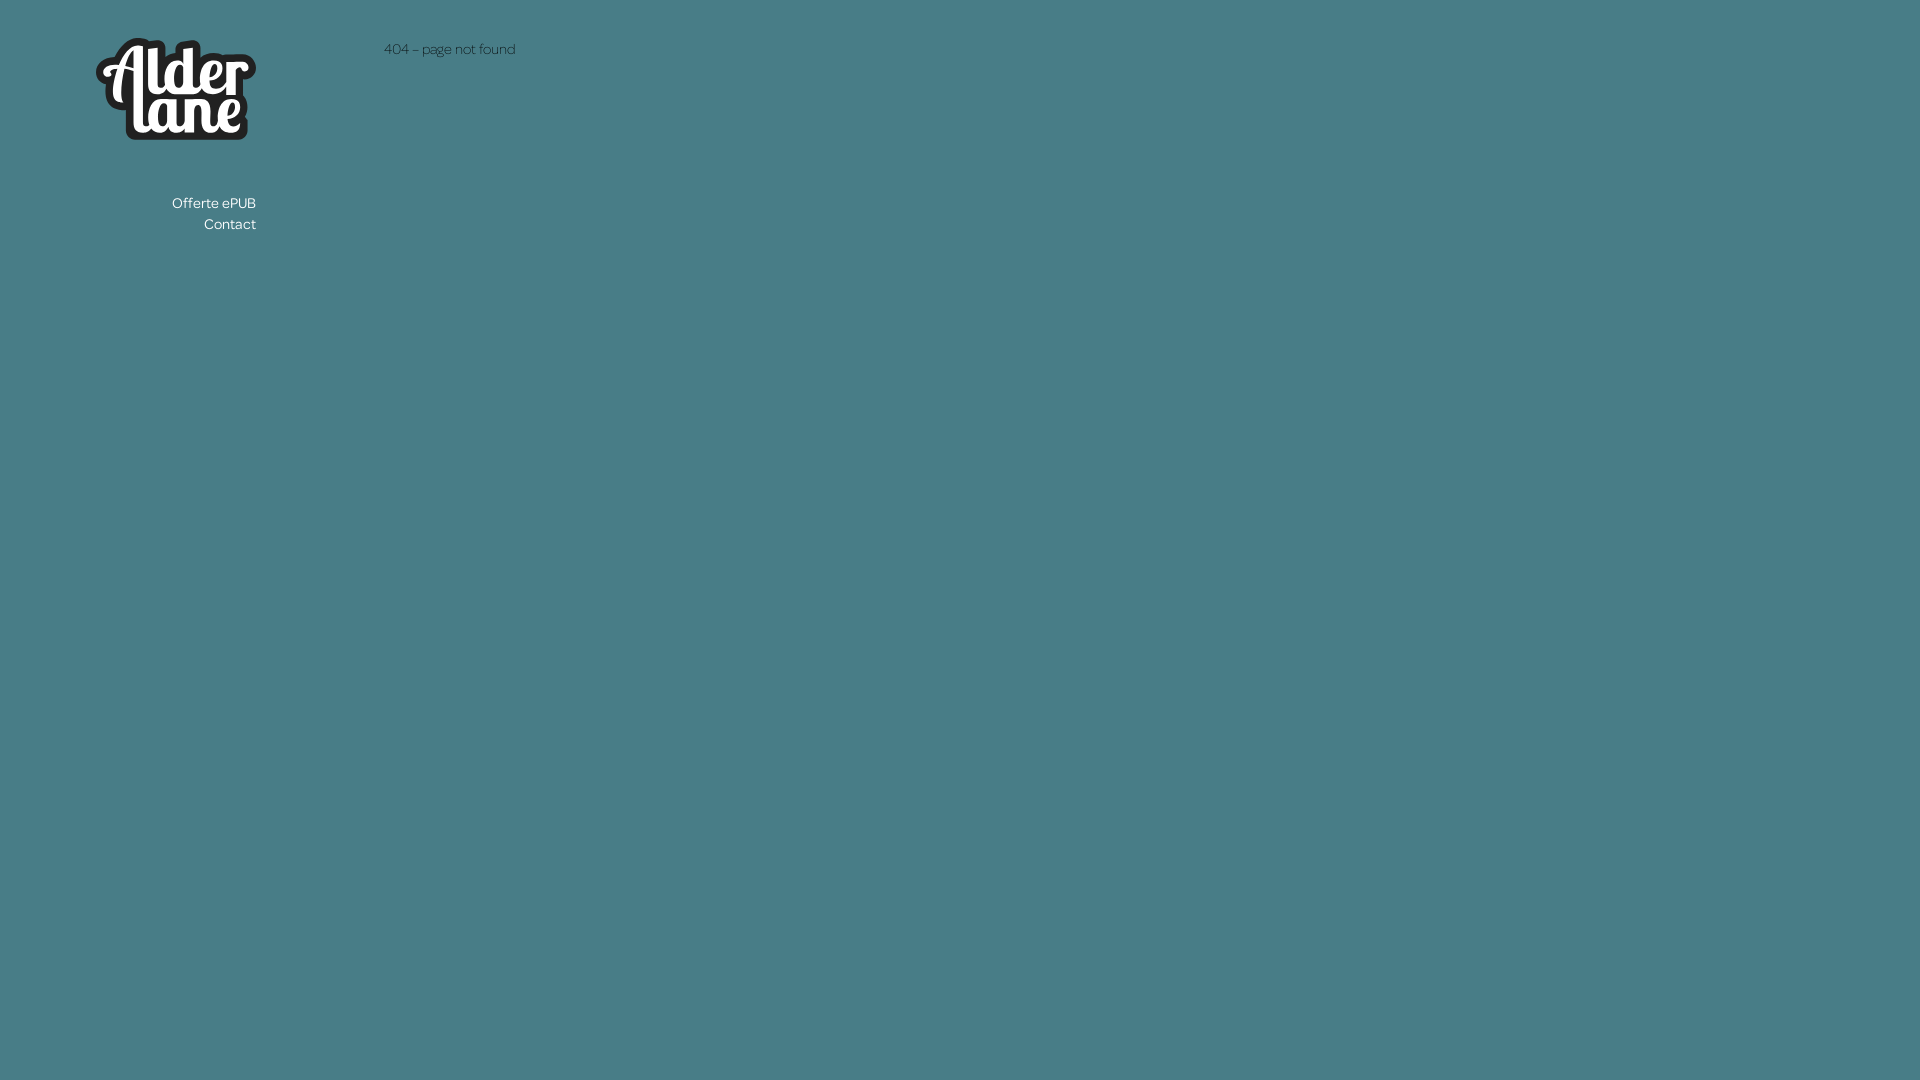 The width and height of the screenshot is (1920, 1080). Describe the element at coordinates (95, 134) in the screenshot. I see `'Alderlane'` at that location.